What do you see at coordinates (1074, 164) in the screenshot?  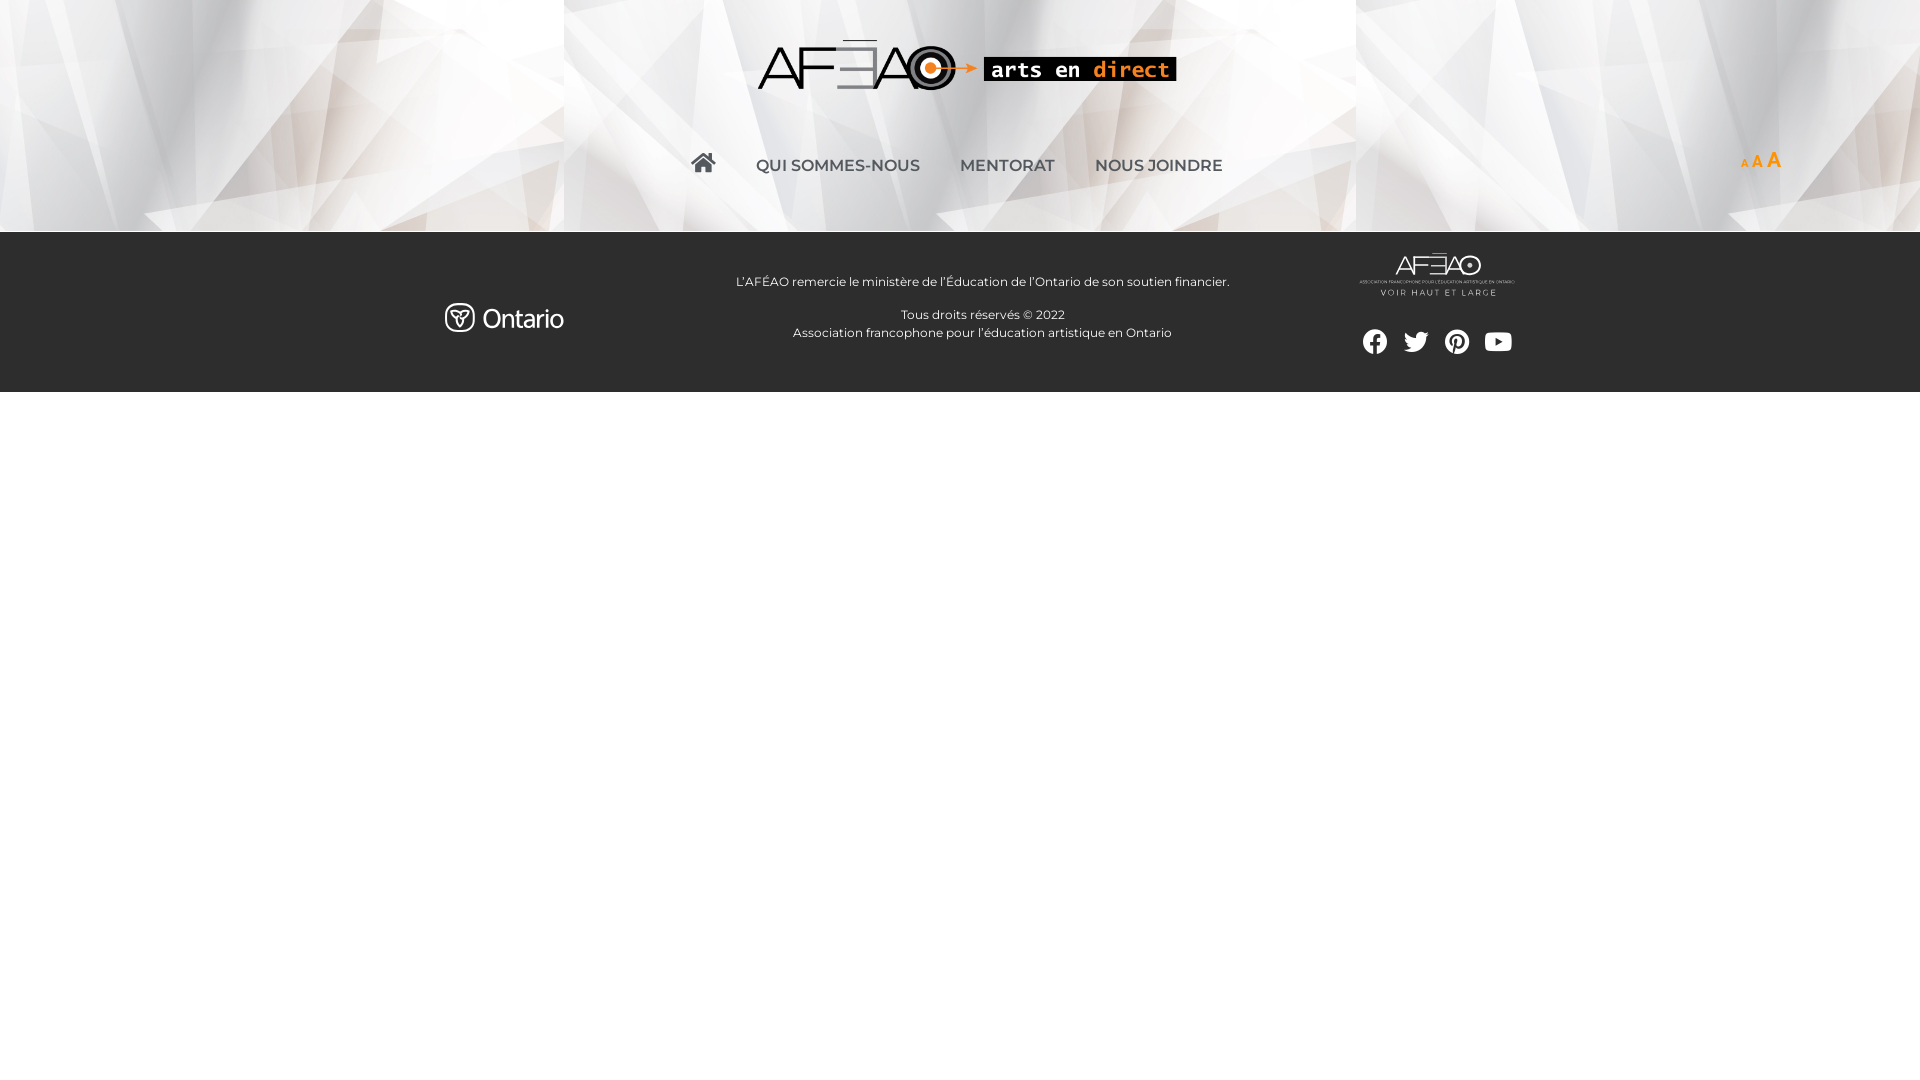 I see `'NOUS JOINDRE'` at bounding box center [1074, 164].